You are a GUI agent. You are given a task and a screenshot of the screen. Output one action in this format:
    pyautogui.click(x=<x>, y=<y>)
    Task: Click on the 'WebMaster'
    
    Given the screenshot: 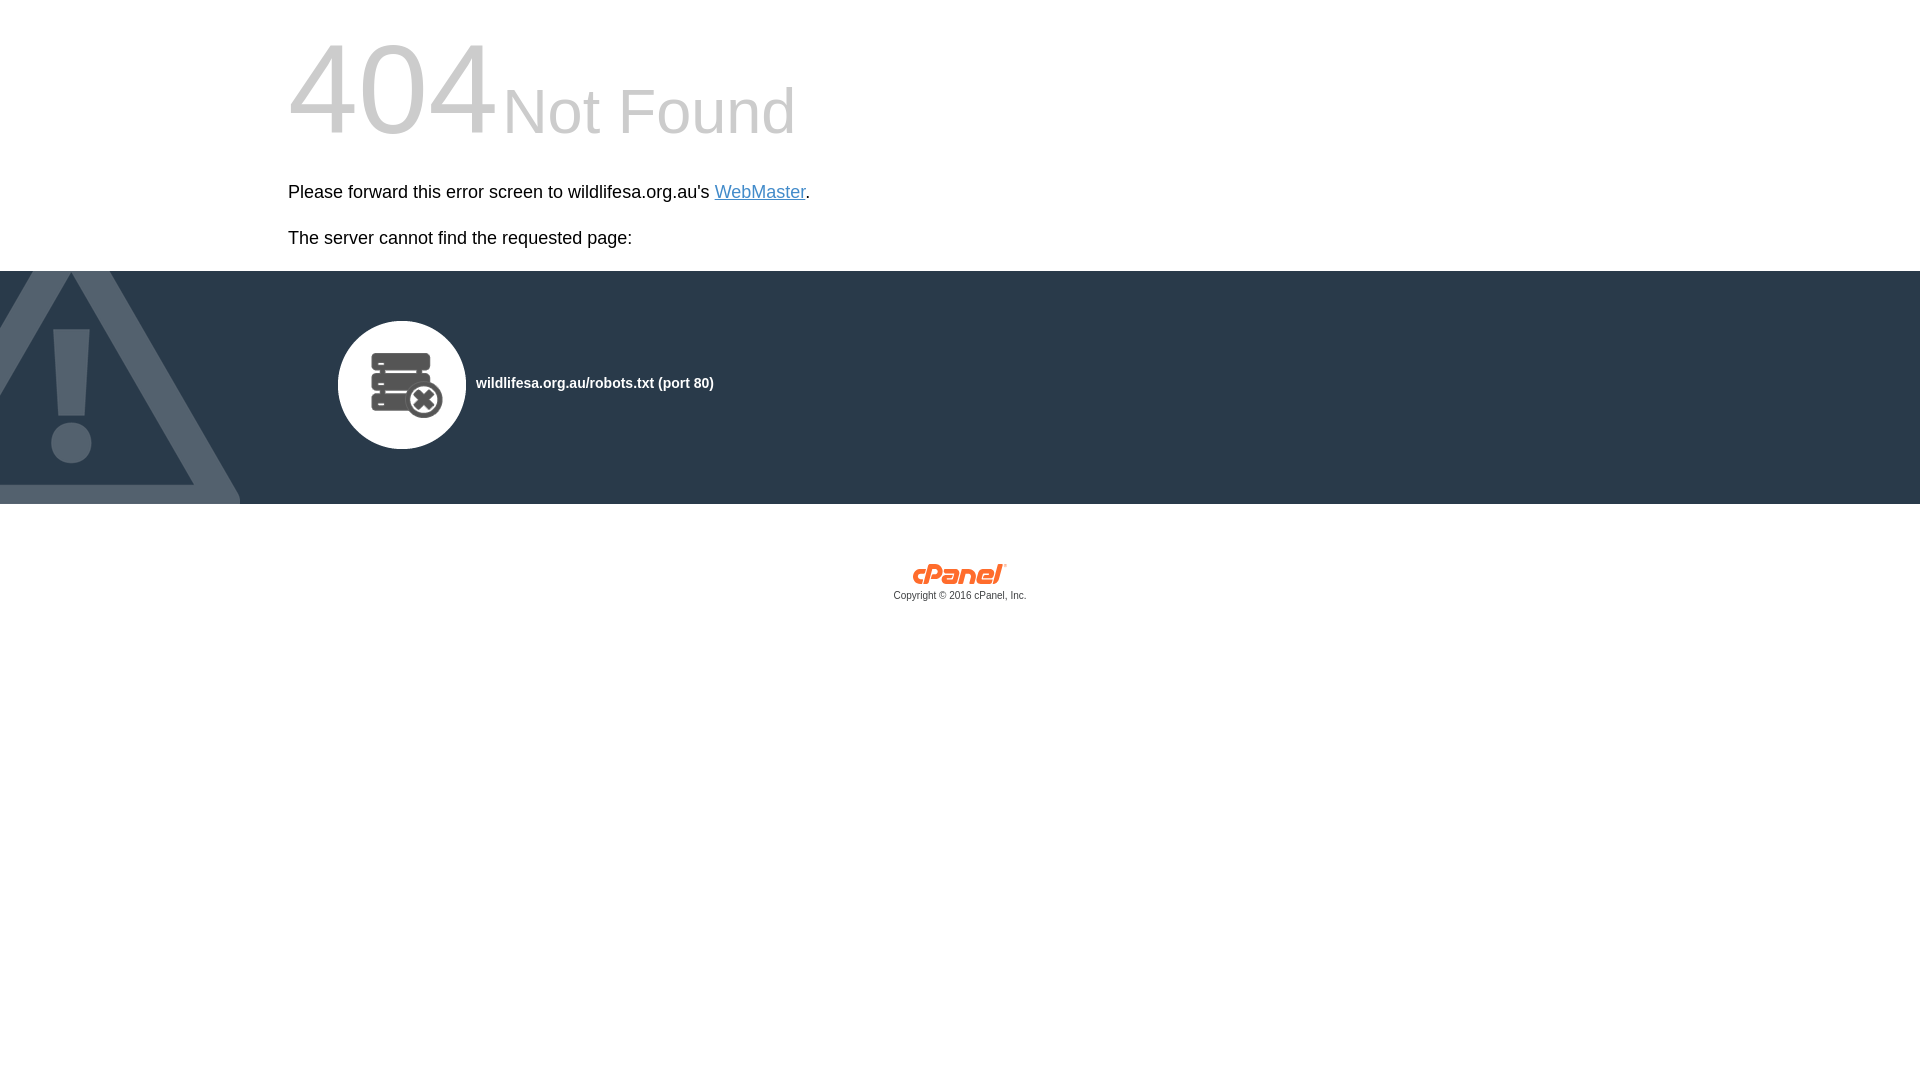 What is the action you would take?
    pyautogui.click(x=759, y=192)
    